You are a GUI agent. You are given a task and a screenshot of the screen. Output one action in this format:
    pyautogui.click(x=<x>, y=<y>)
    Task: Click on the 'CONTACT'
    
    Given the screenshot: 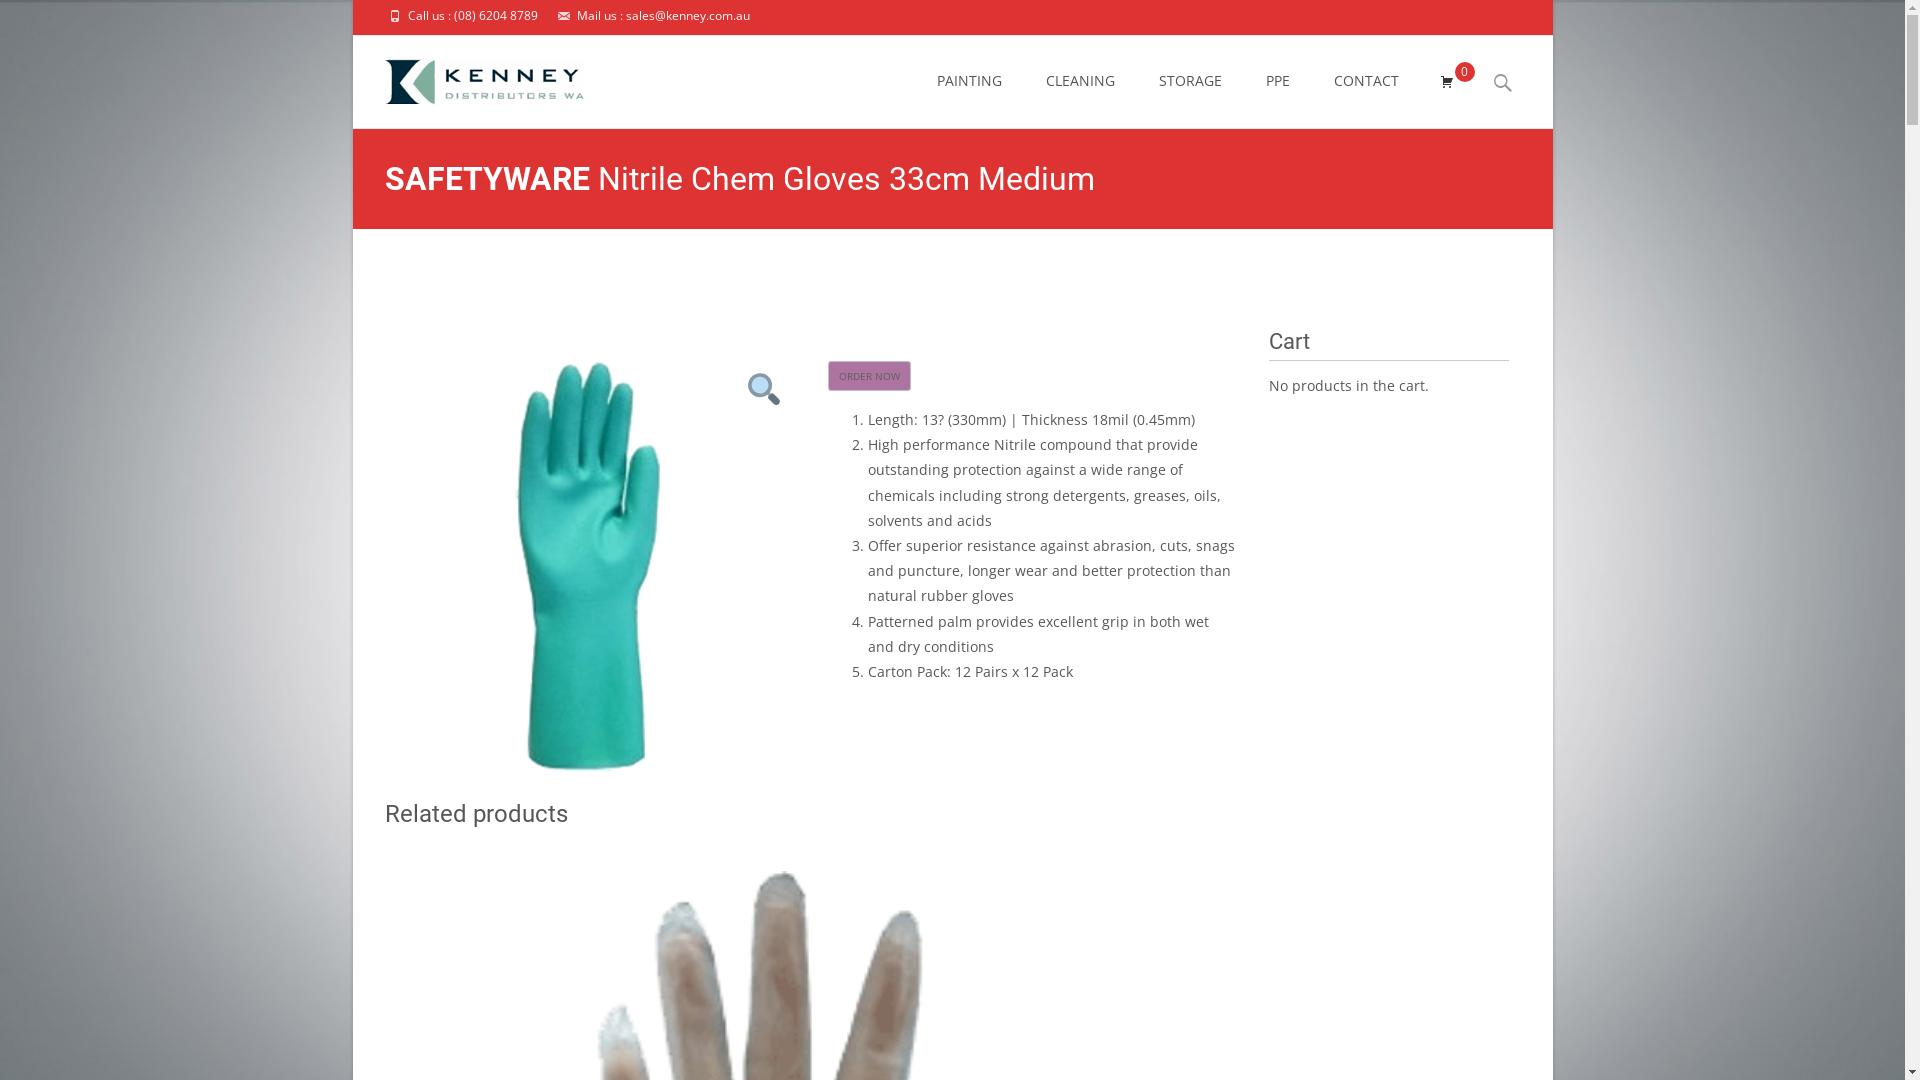 What is the action you would take?
    pyautogui.click(x=1365, y=80)
    